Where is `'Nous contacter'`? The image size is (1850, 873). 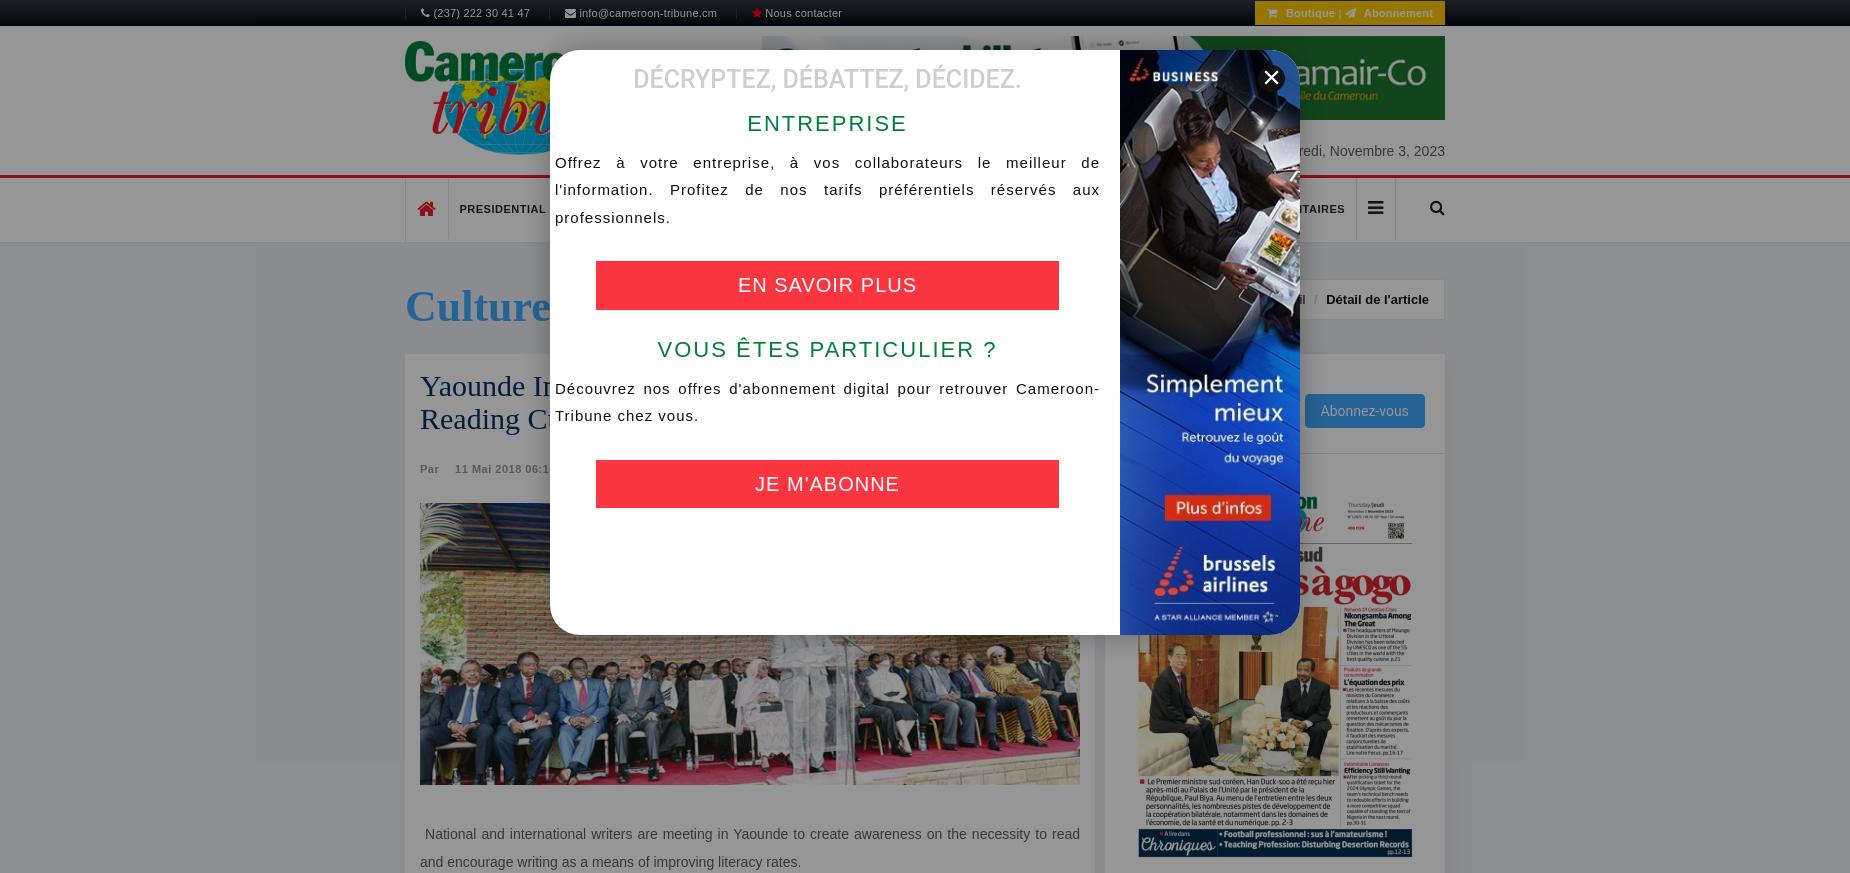 'Nous contacter' is located at coordinates (801, 12).